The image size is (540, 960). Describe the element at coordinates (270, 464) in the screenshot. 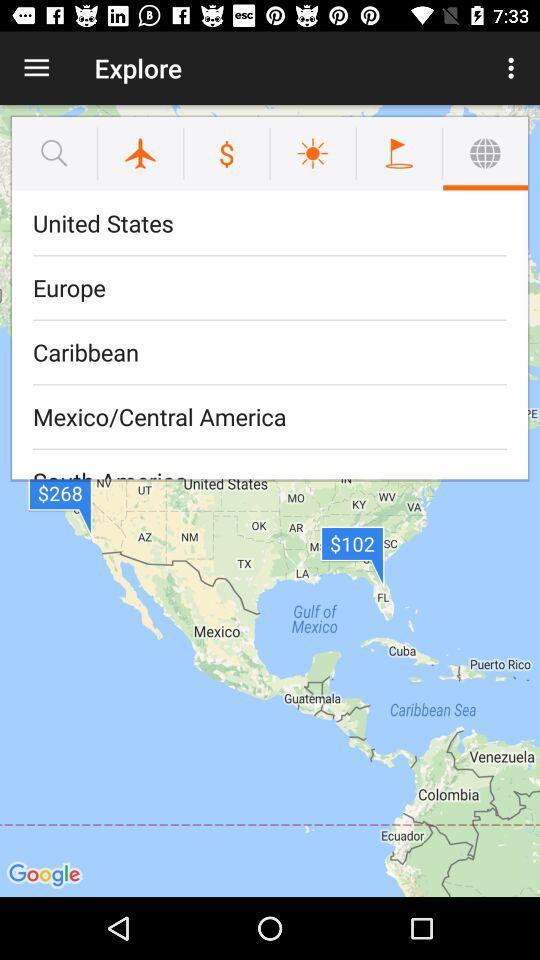

I see `the south america` at that location.